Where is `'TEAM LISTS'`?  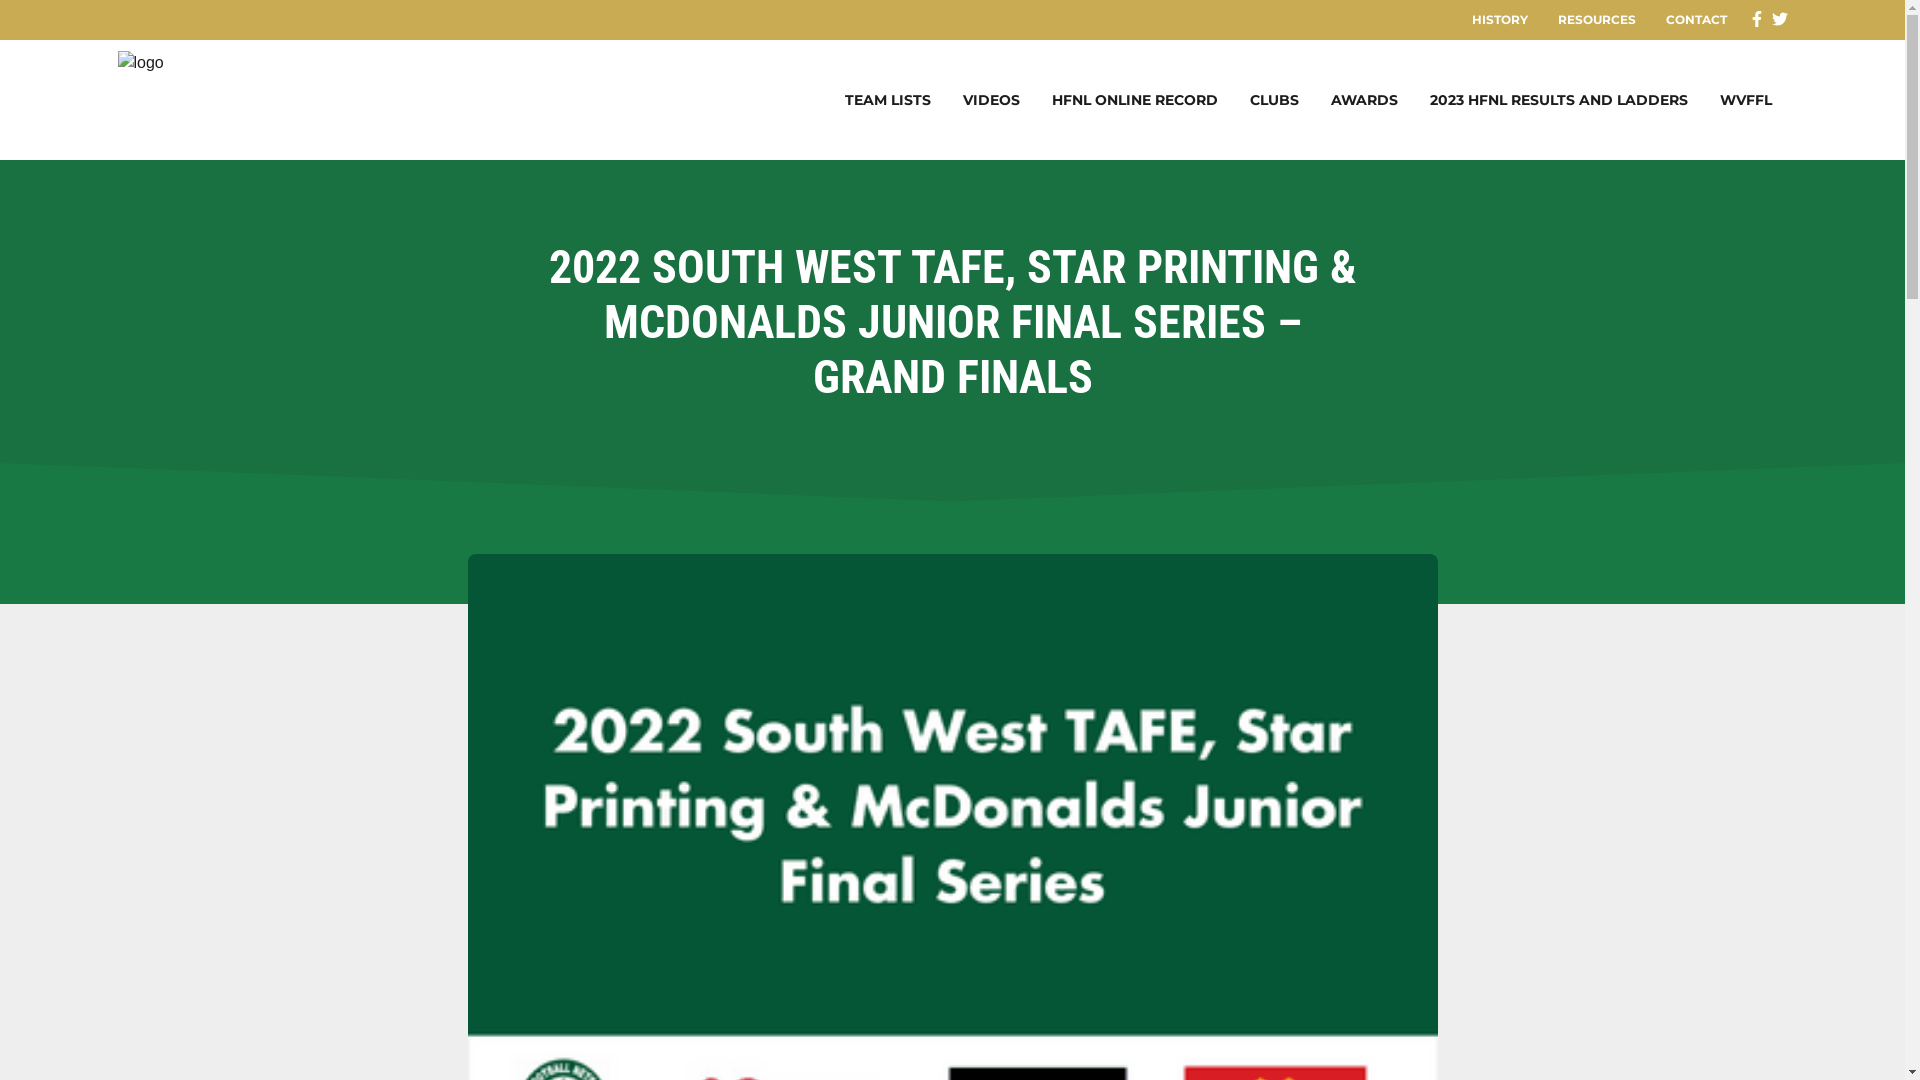 'TEAM LISTS' is located at coordinates (886, 100).